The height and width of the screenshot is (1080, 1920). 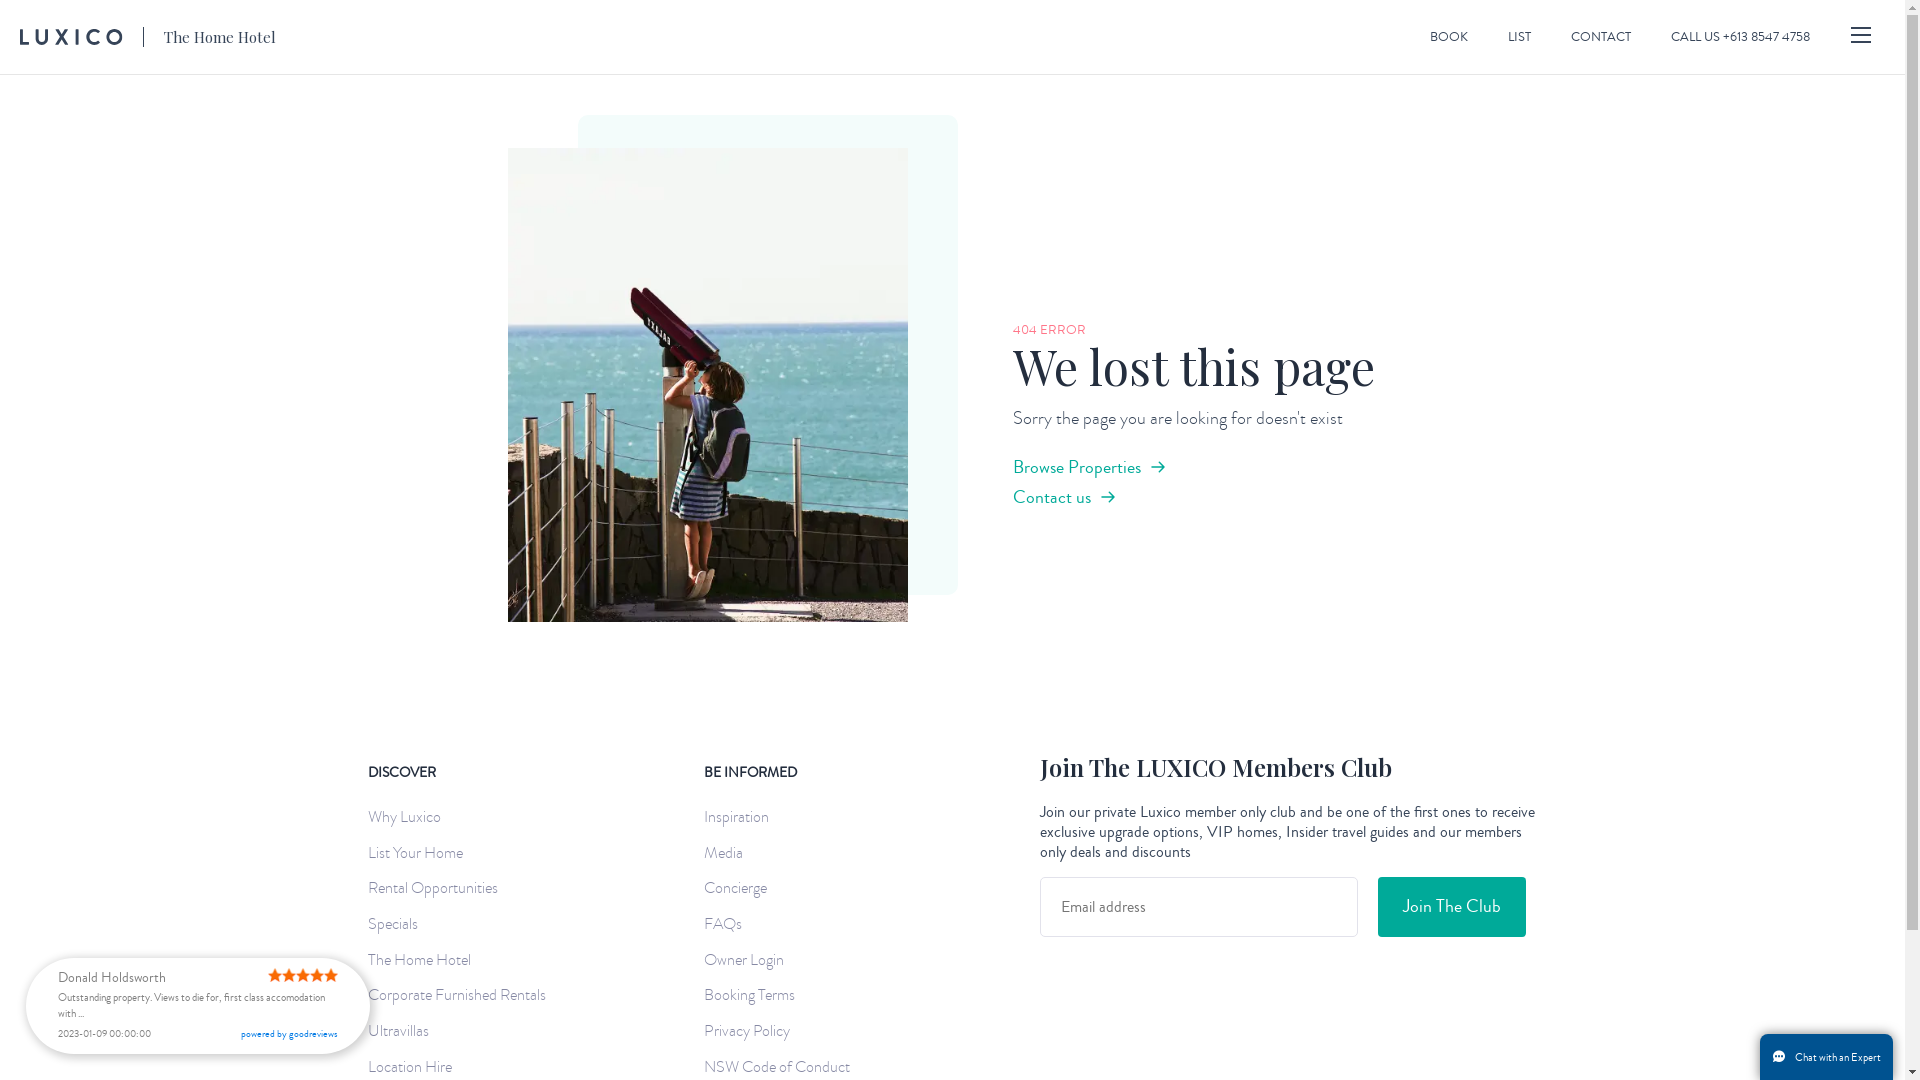 What do you see at coordinates (727, 853) in the screenshot?
I see `'Media'` at bounding box center [727, 853].